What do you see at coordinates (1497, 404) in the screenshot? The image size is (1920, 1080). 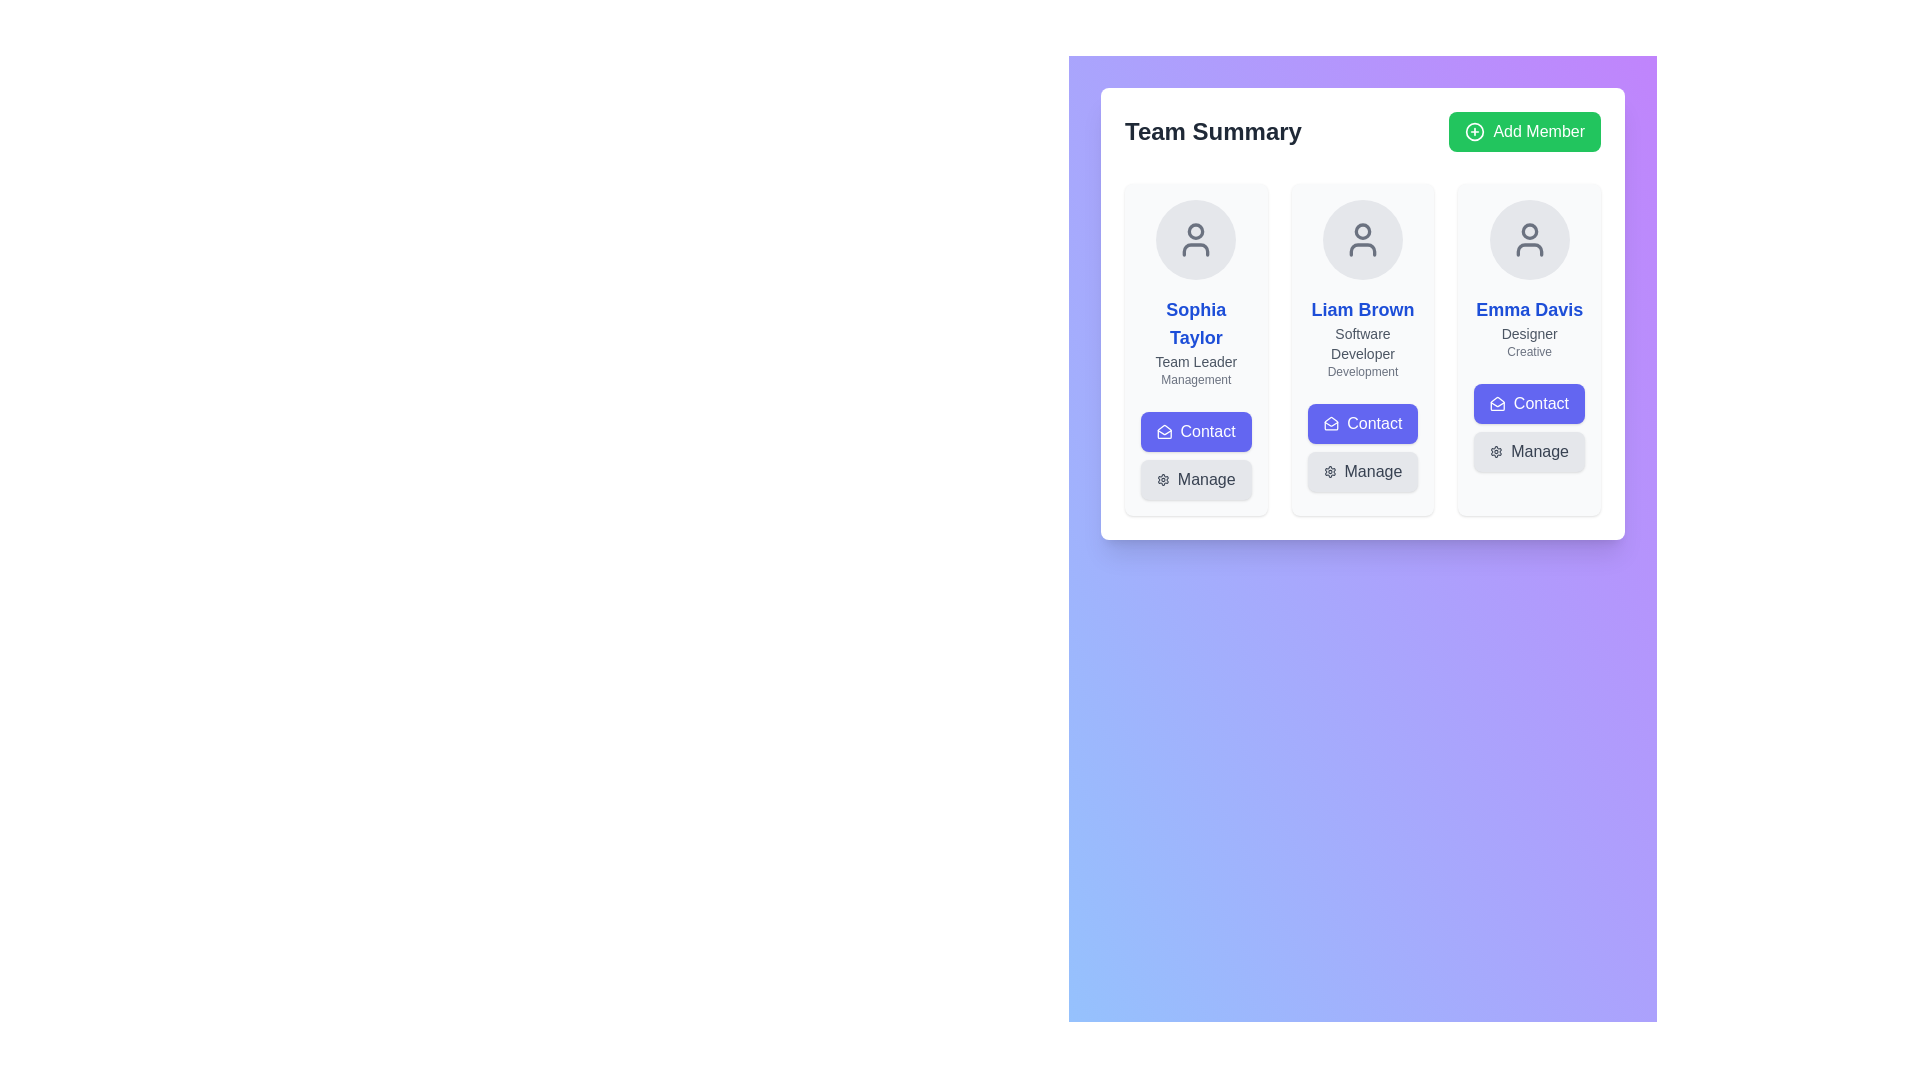 I see `the mail icon located in the lower section of Emma Davis's card` at bounding box center [1497, 404].